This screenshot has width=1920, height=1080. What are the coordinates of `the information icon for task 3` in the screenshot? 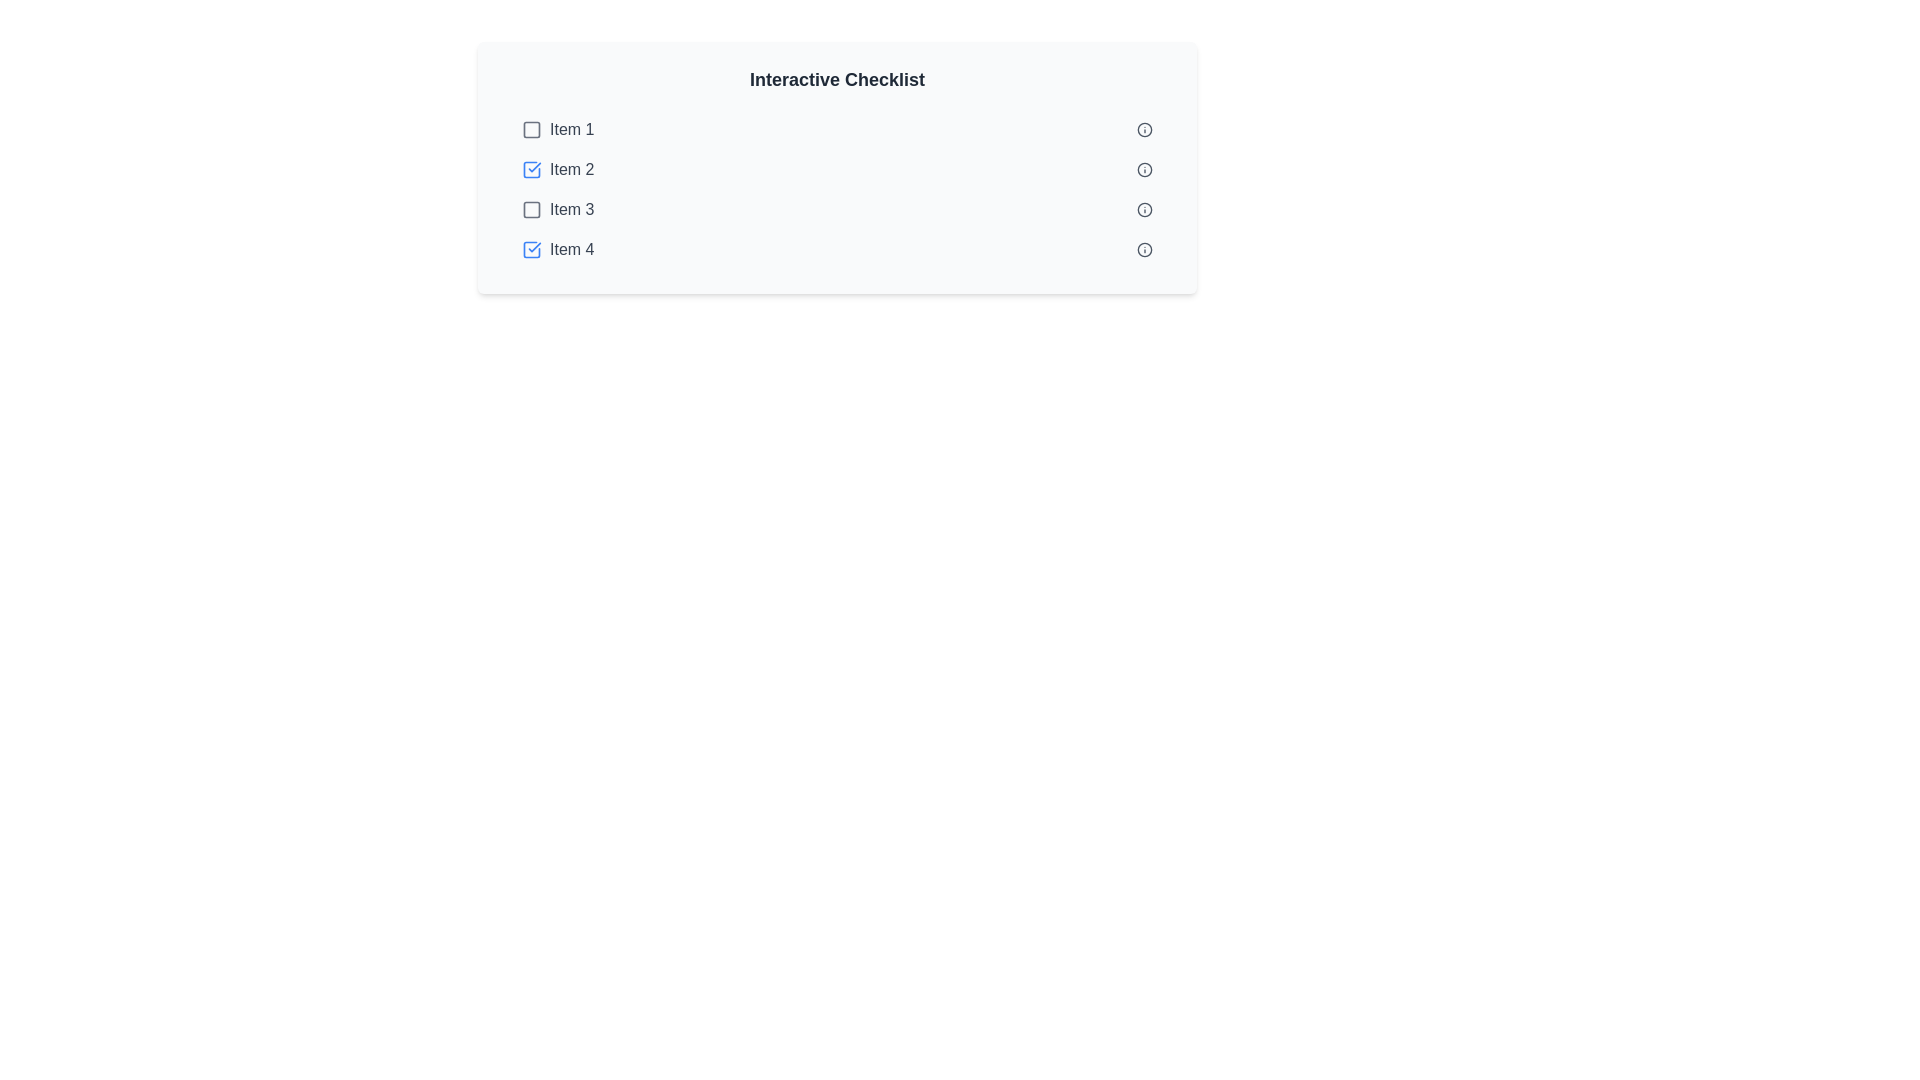 It's located at (1145, 209).